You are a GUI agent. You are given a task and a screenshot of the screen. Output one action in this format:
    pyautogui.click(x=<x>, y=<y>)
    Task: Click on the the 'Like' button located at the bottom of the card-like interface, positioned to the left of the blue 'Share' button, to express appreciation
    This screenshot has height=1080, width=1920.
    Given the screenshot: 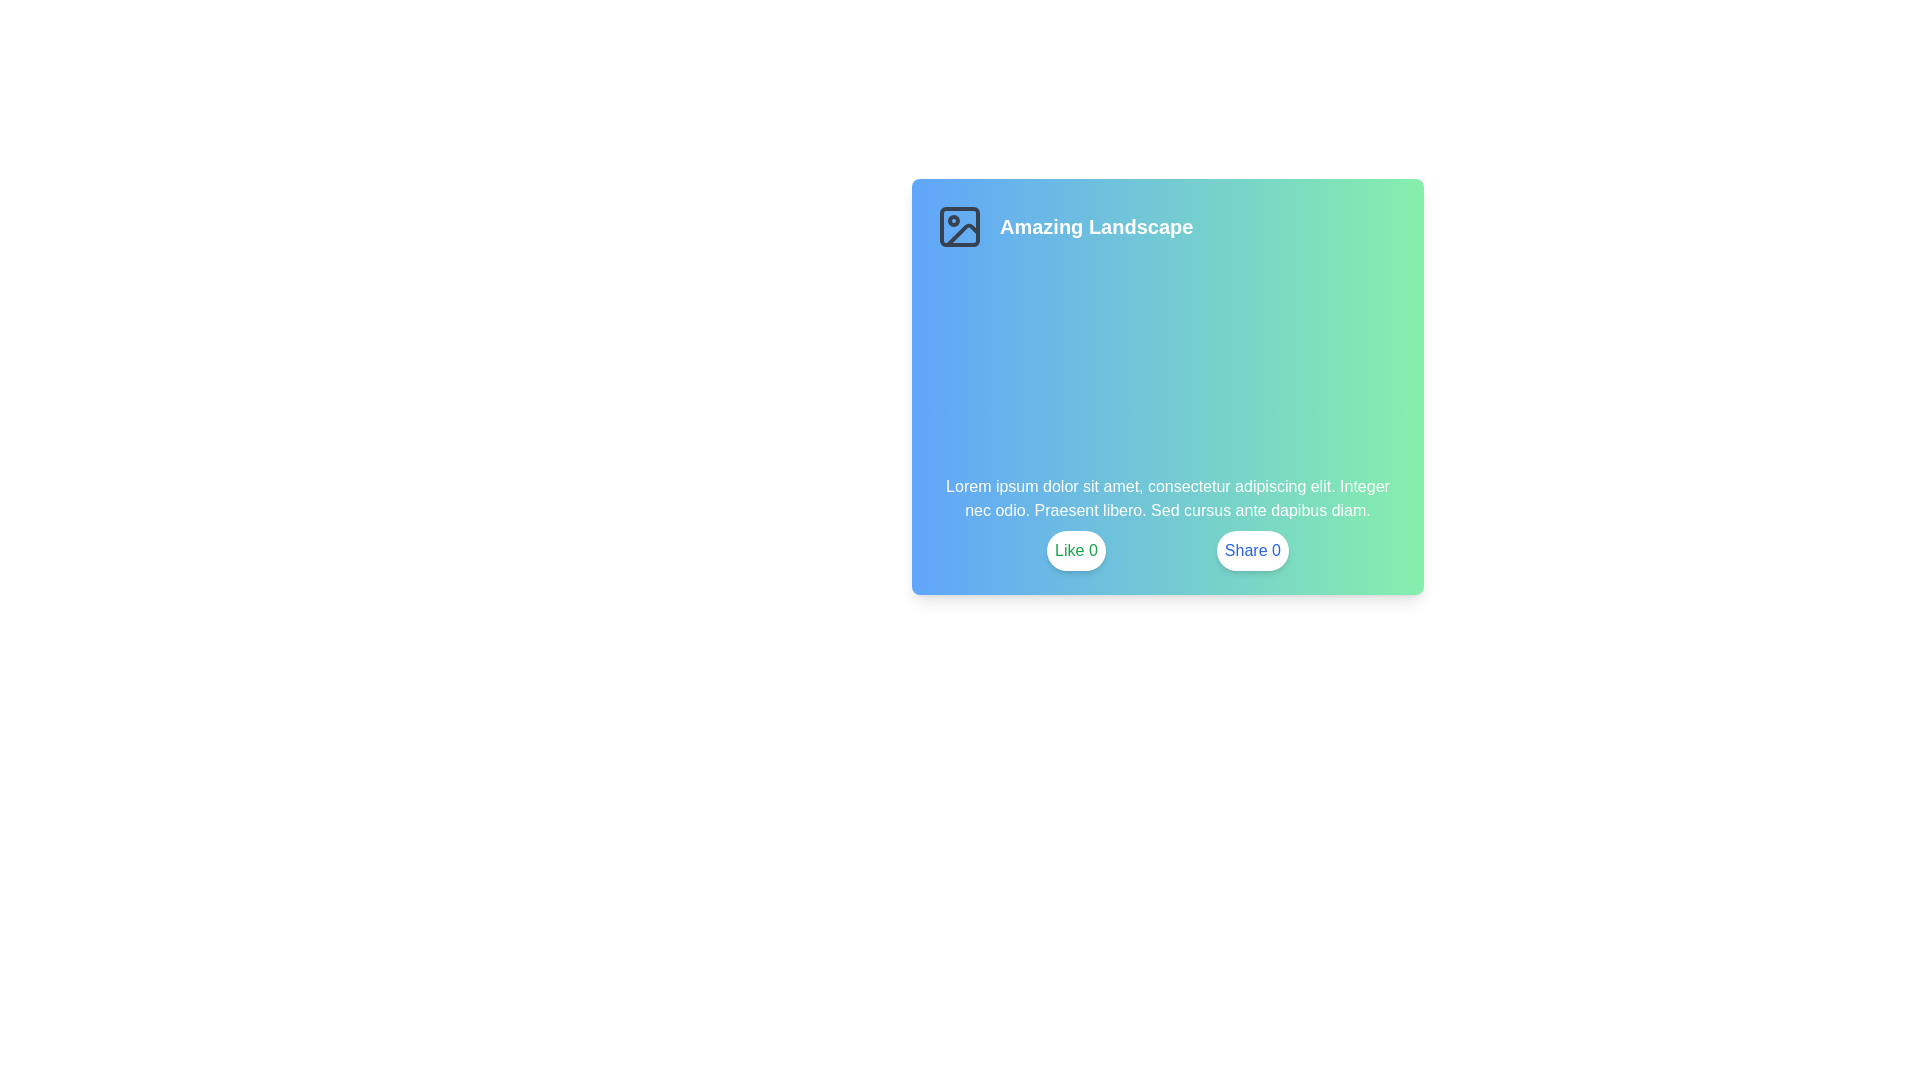 What is the action you would take?
    pyautogui.click(x=1074, y=551)
    